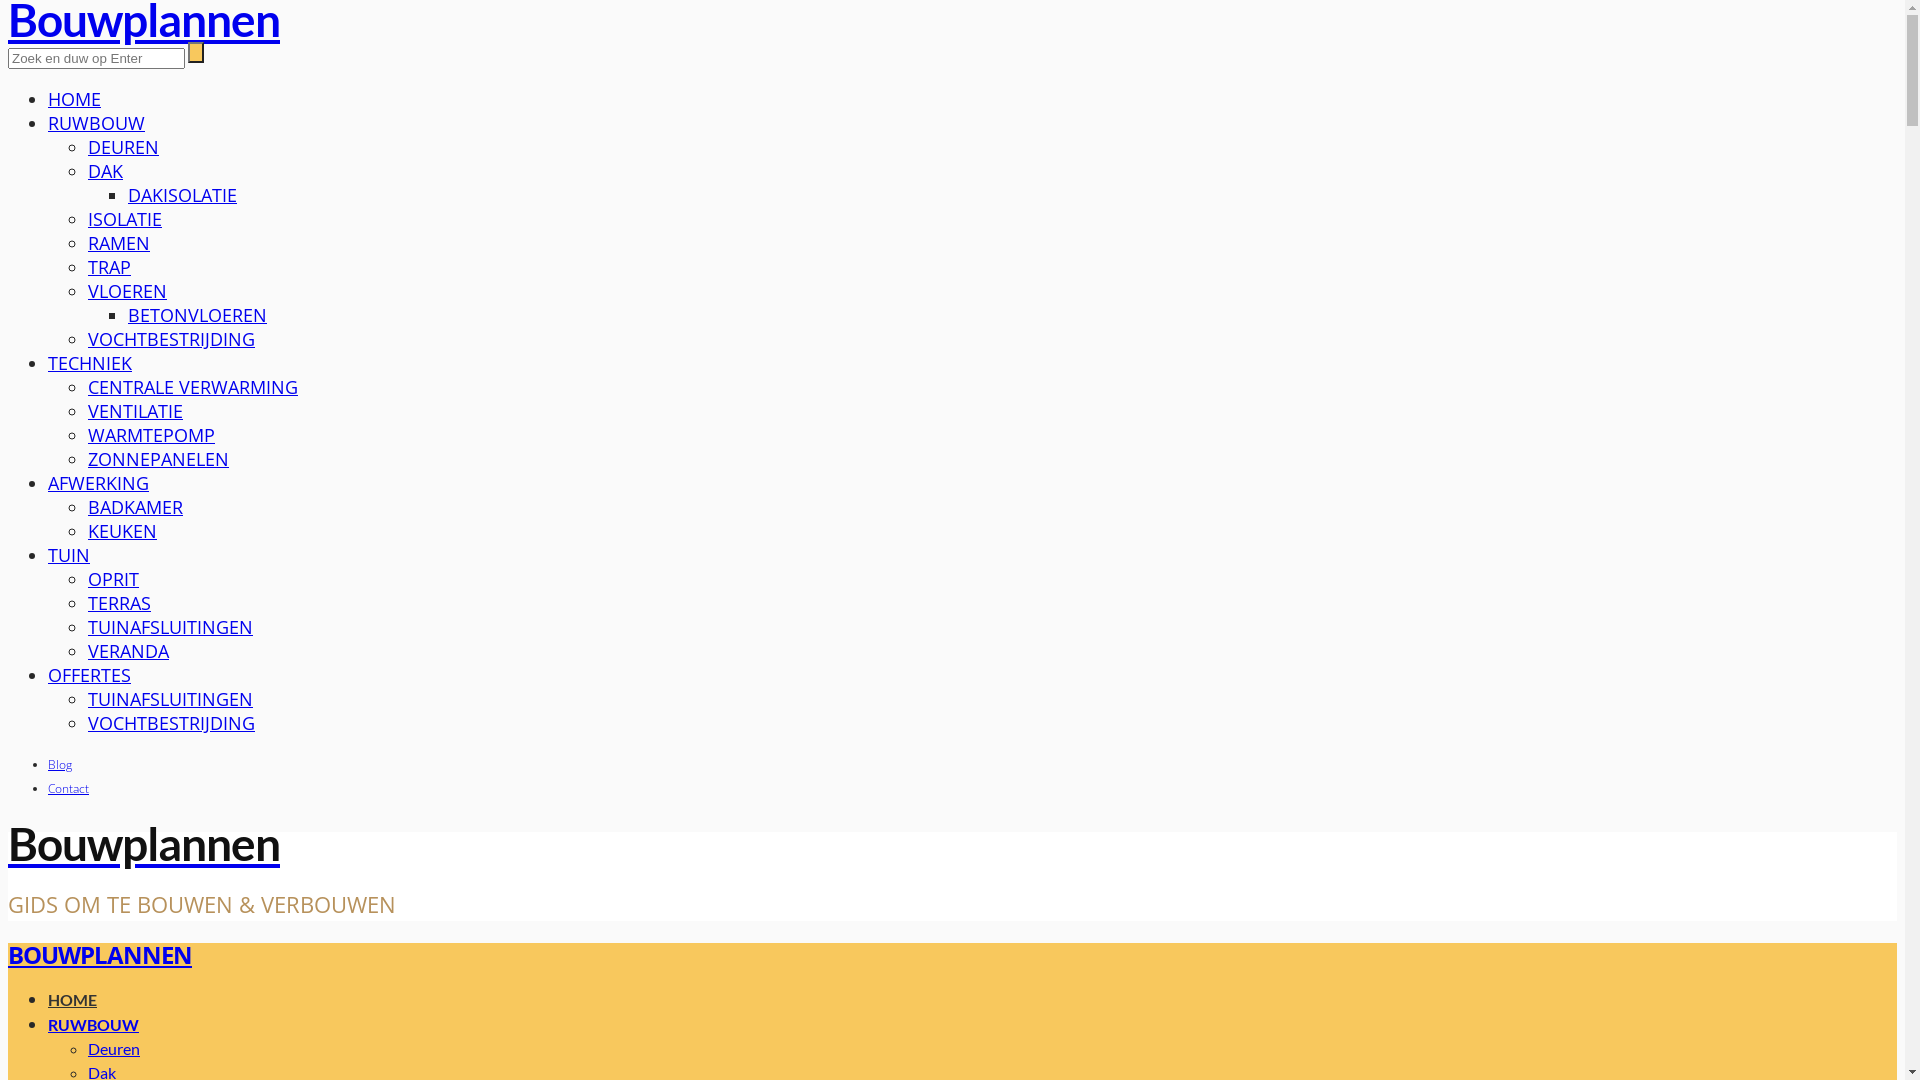 Image resolution: width=1920 pixels, height=1080 pixels. Describe the element at coordinates (112, 578) in the screenshot. I see `'OPRIT'` at that location.